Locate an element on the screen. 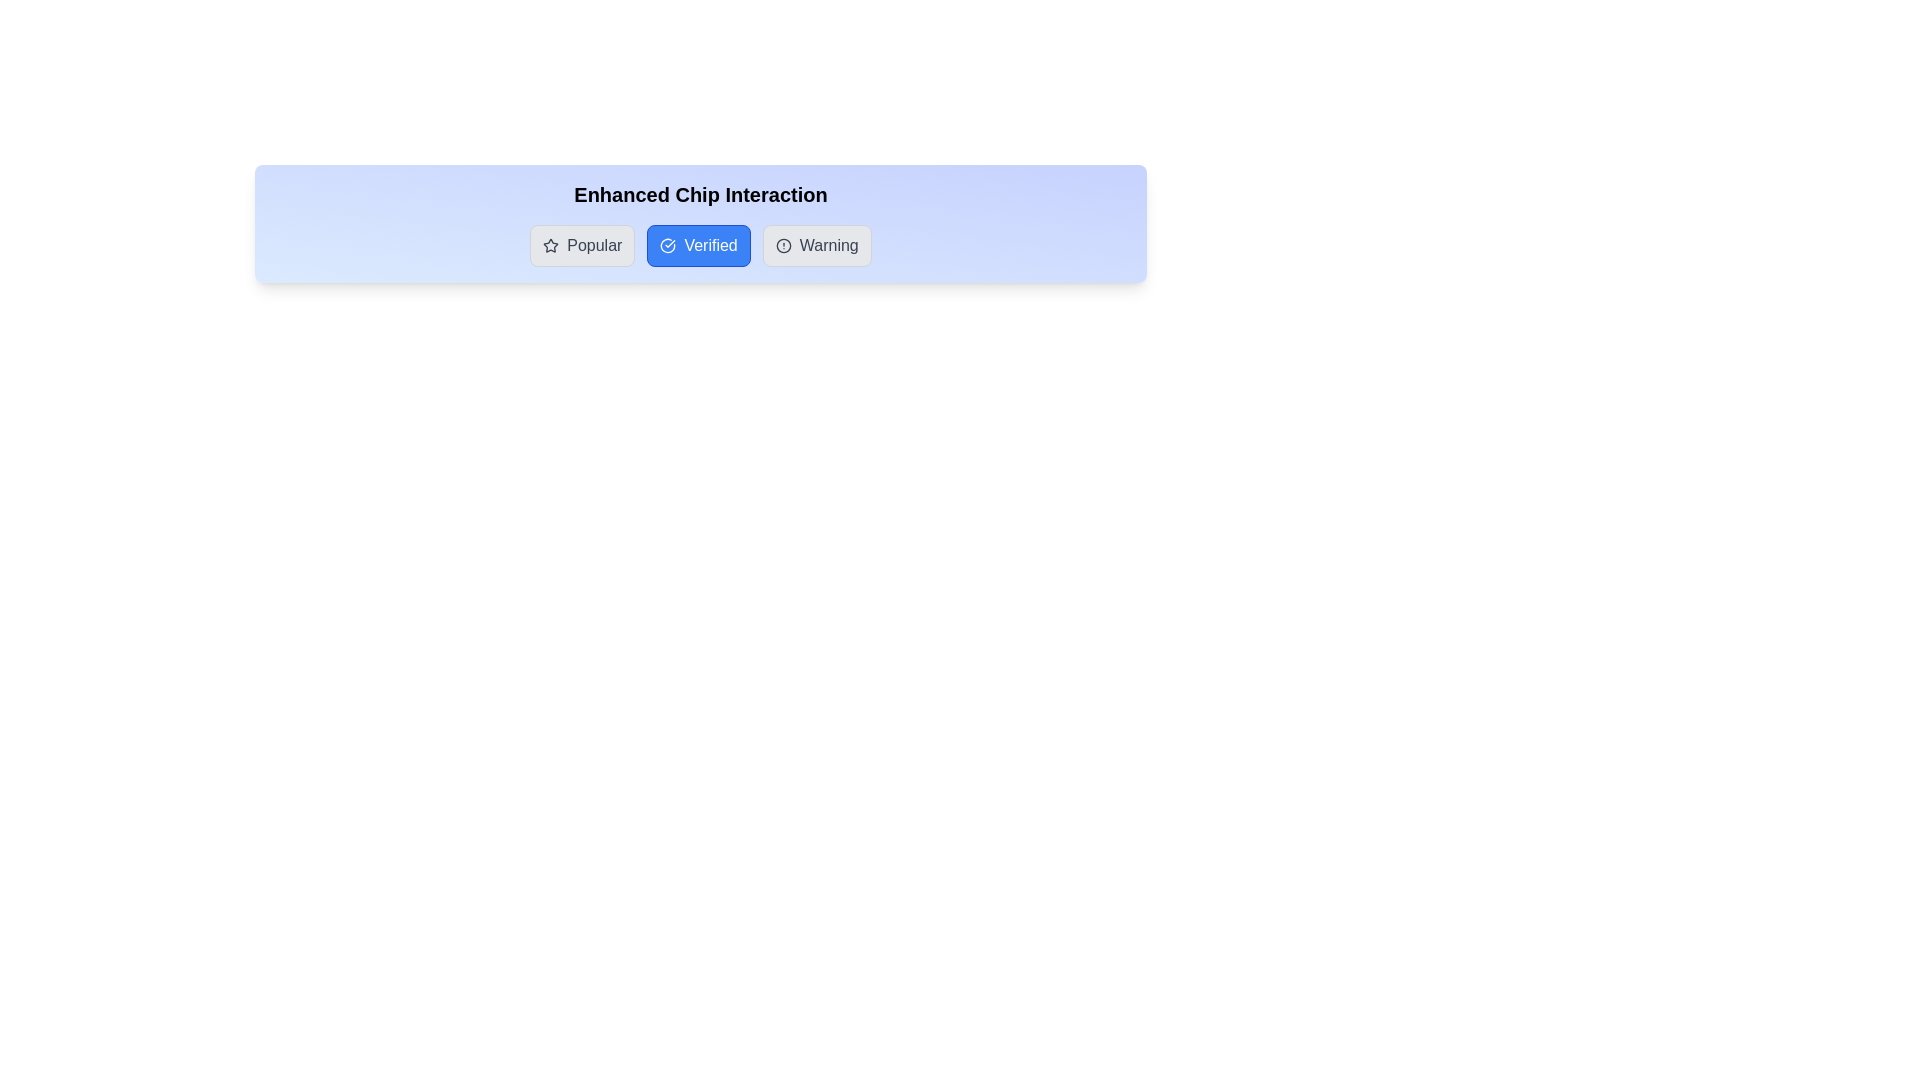 The height and width of the screenshot is (1080, 1920). the chip labeled Popular is located at coordinates (581, 245).